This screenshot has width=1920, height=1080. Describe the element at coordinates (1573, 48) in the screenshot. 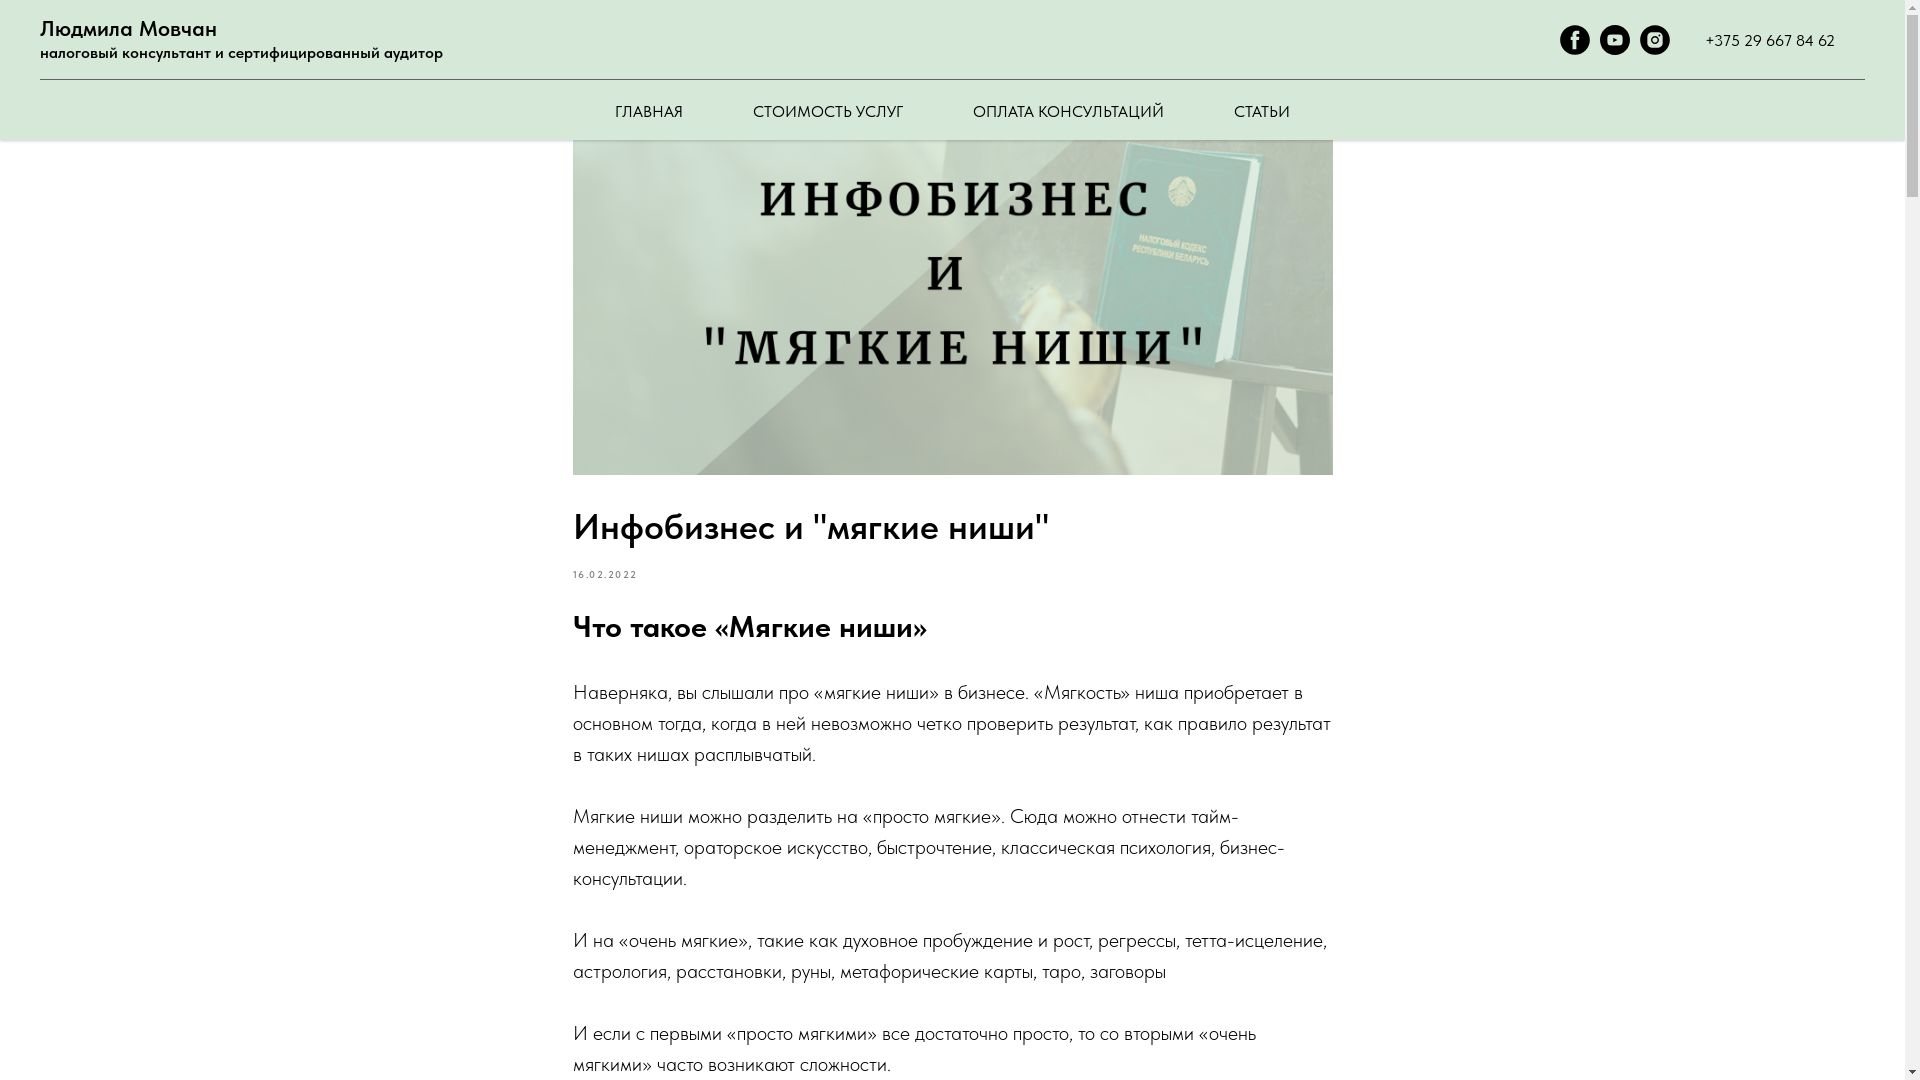

I see `'Facebook'` at that location.